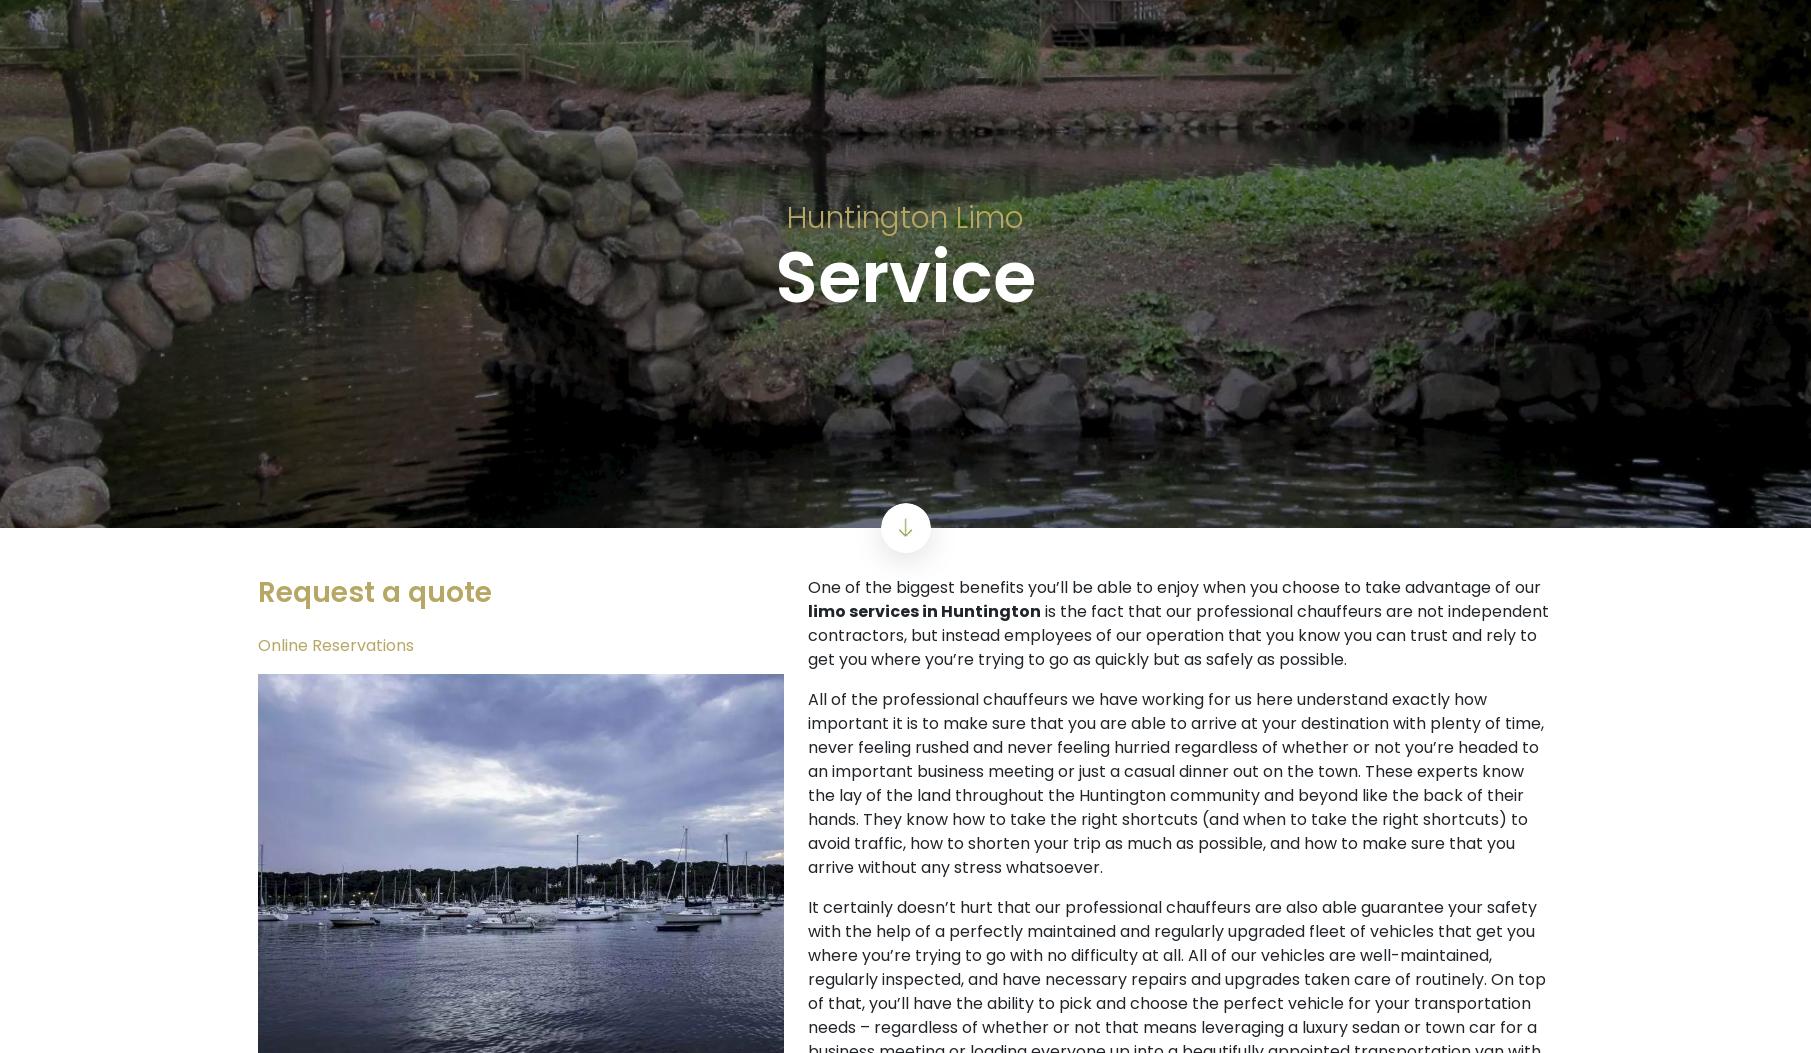 The height and width of the screenshot is (1053, 1811). I want to click on 'Suffolk County Airport Car Service', so click(905, 976).